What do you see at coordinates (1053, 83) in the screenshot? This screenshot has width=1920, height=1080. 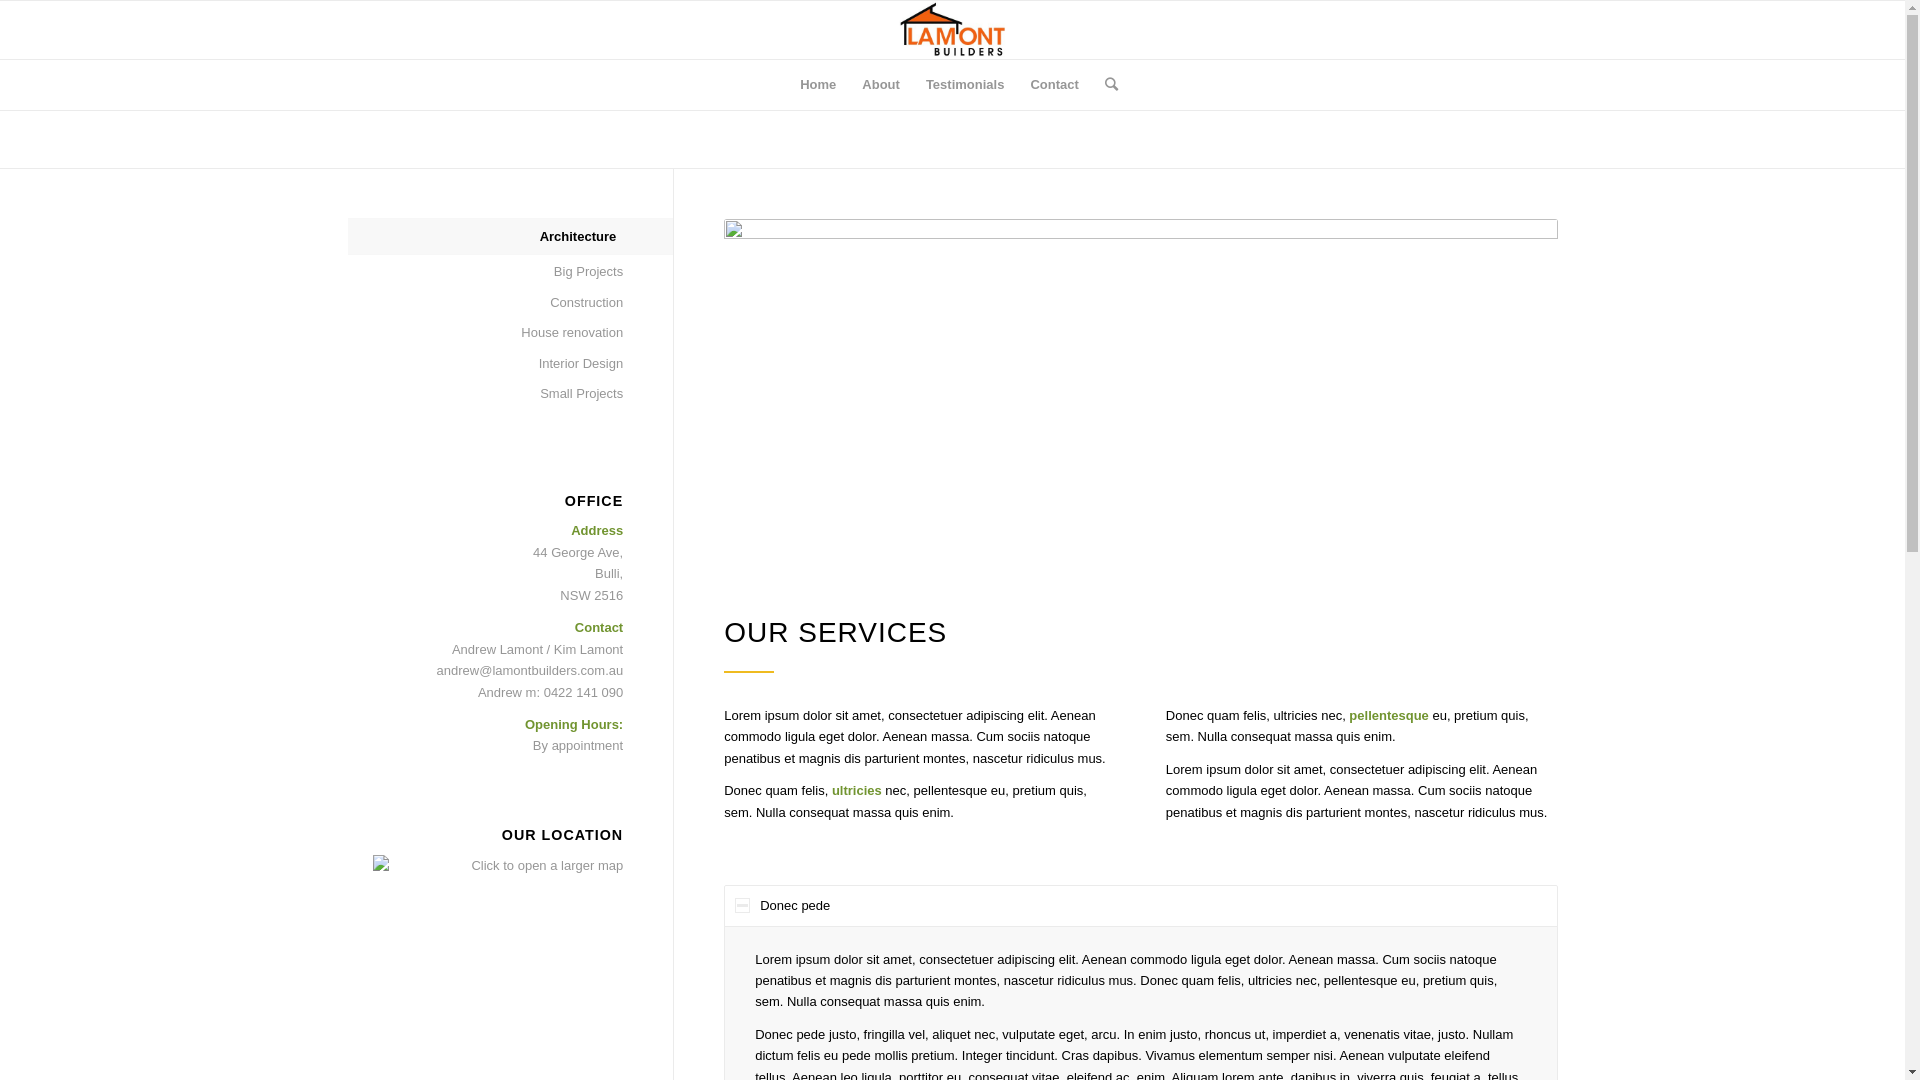 I see `'Contact'` at bounding box center [1053, 83].